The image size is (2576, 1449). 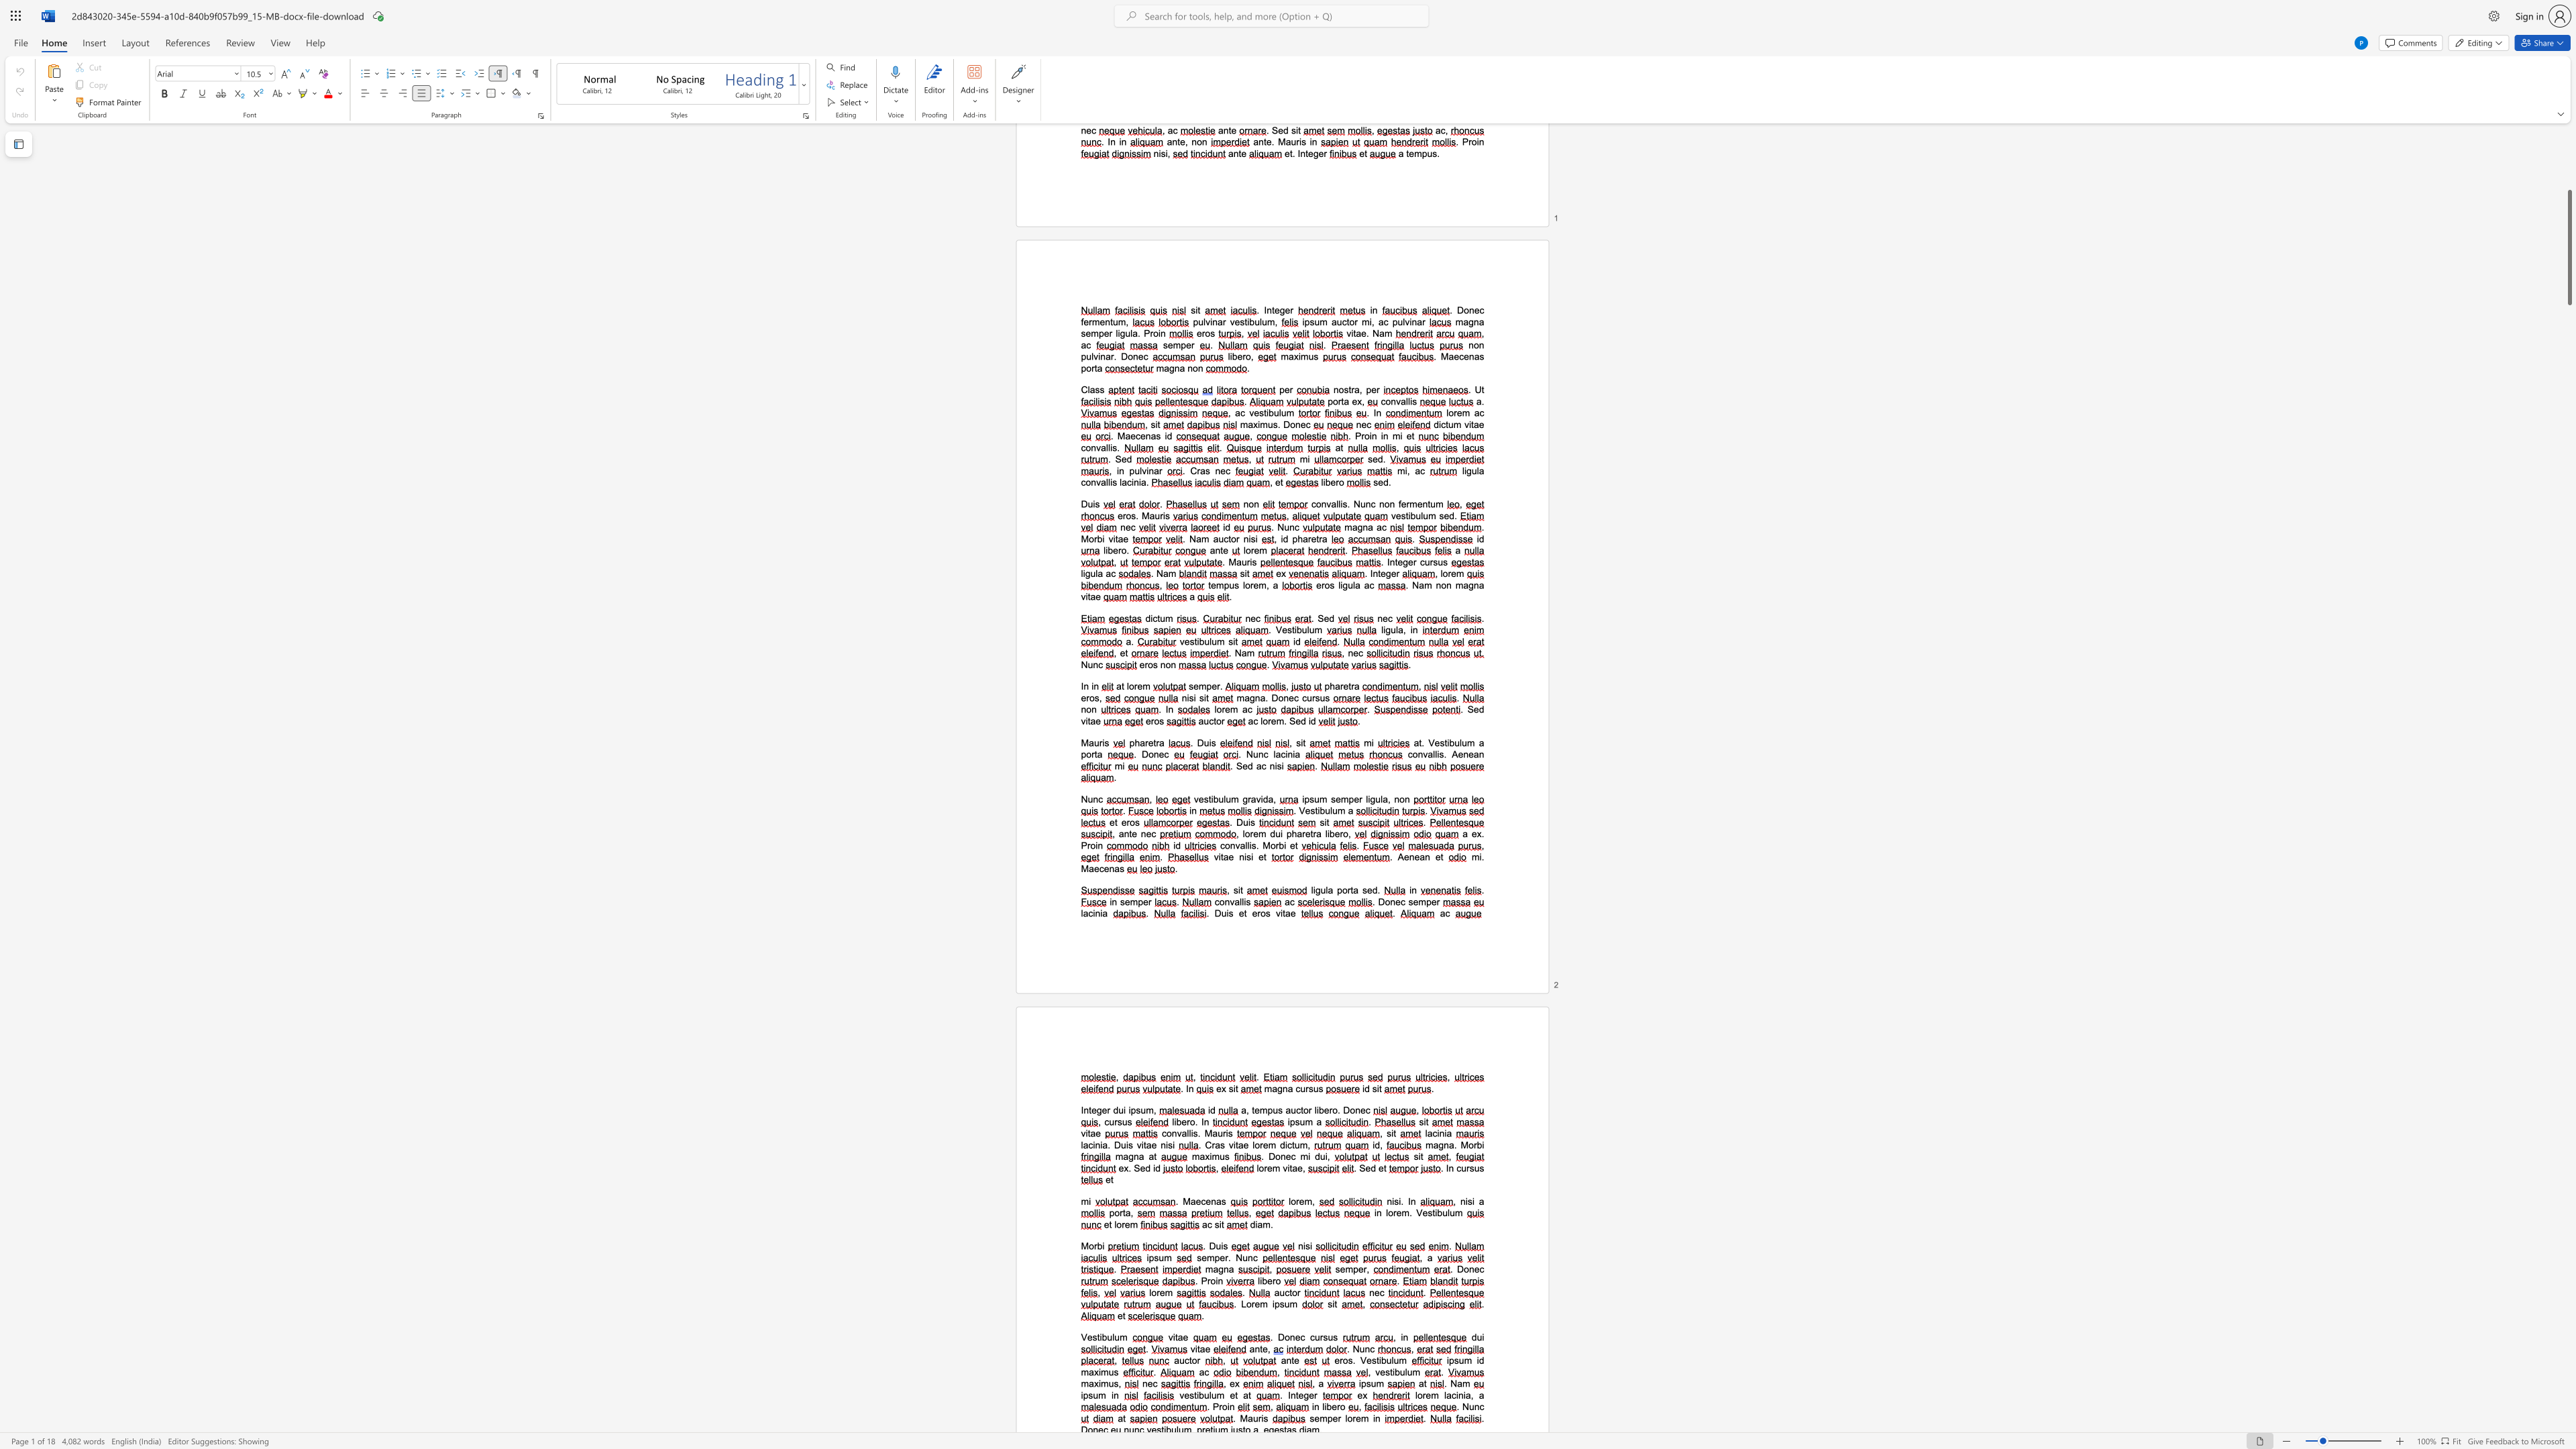 What do you see at coordinates (1268, 1144) in the screenshot?
I see `the space between the continuous character "e" and "m" in the text` at bounding box center [1268, 1144].